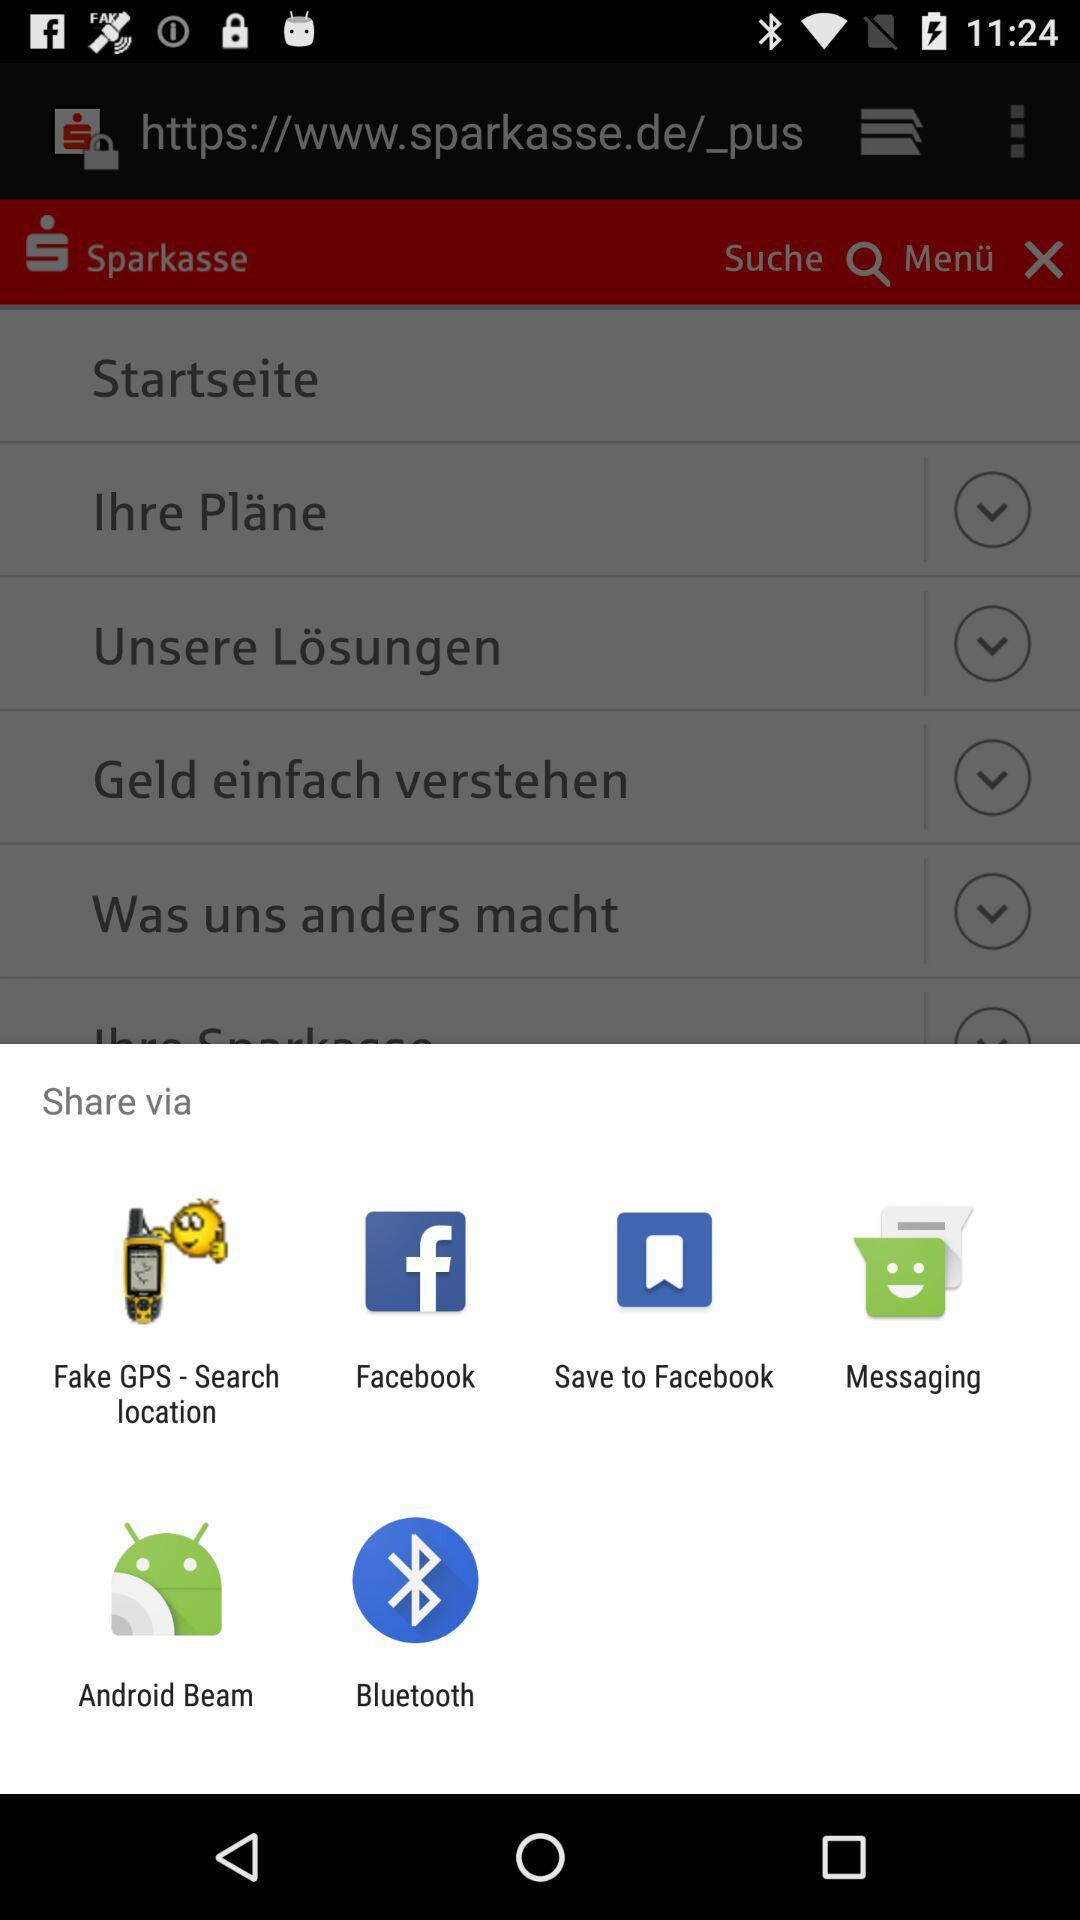 The image size is (1080, 1920). Describe the element at coordinates (165, 1392) in the screenshot. I see `the fake gps search` at that location.